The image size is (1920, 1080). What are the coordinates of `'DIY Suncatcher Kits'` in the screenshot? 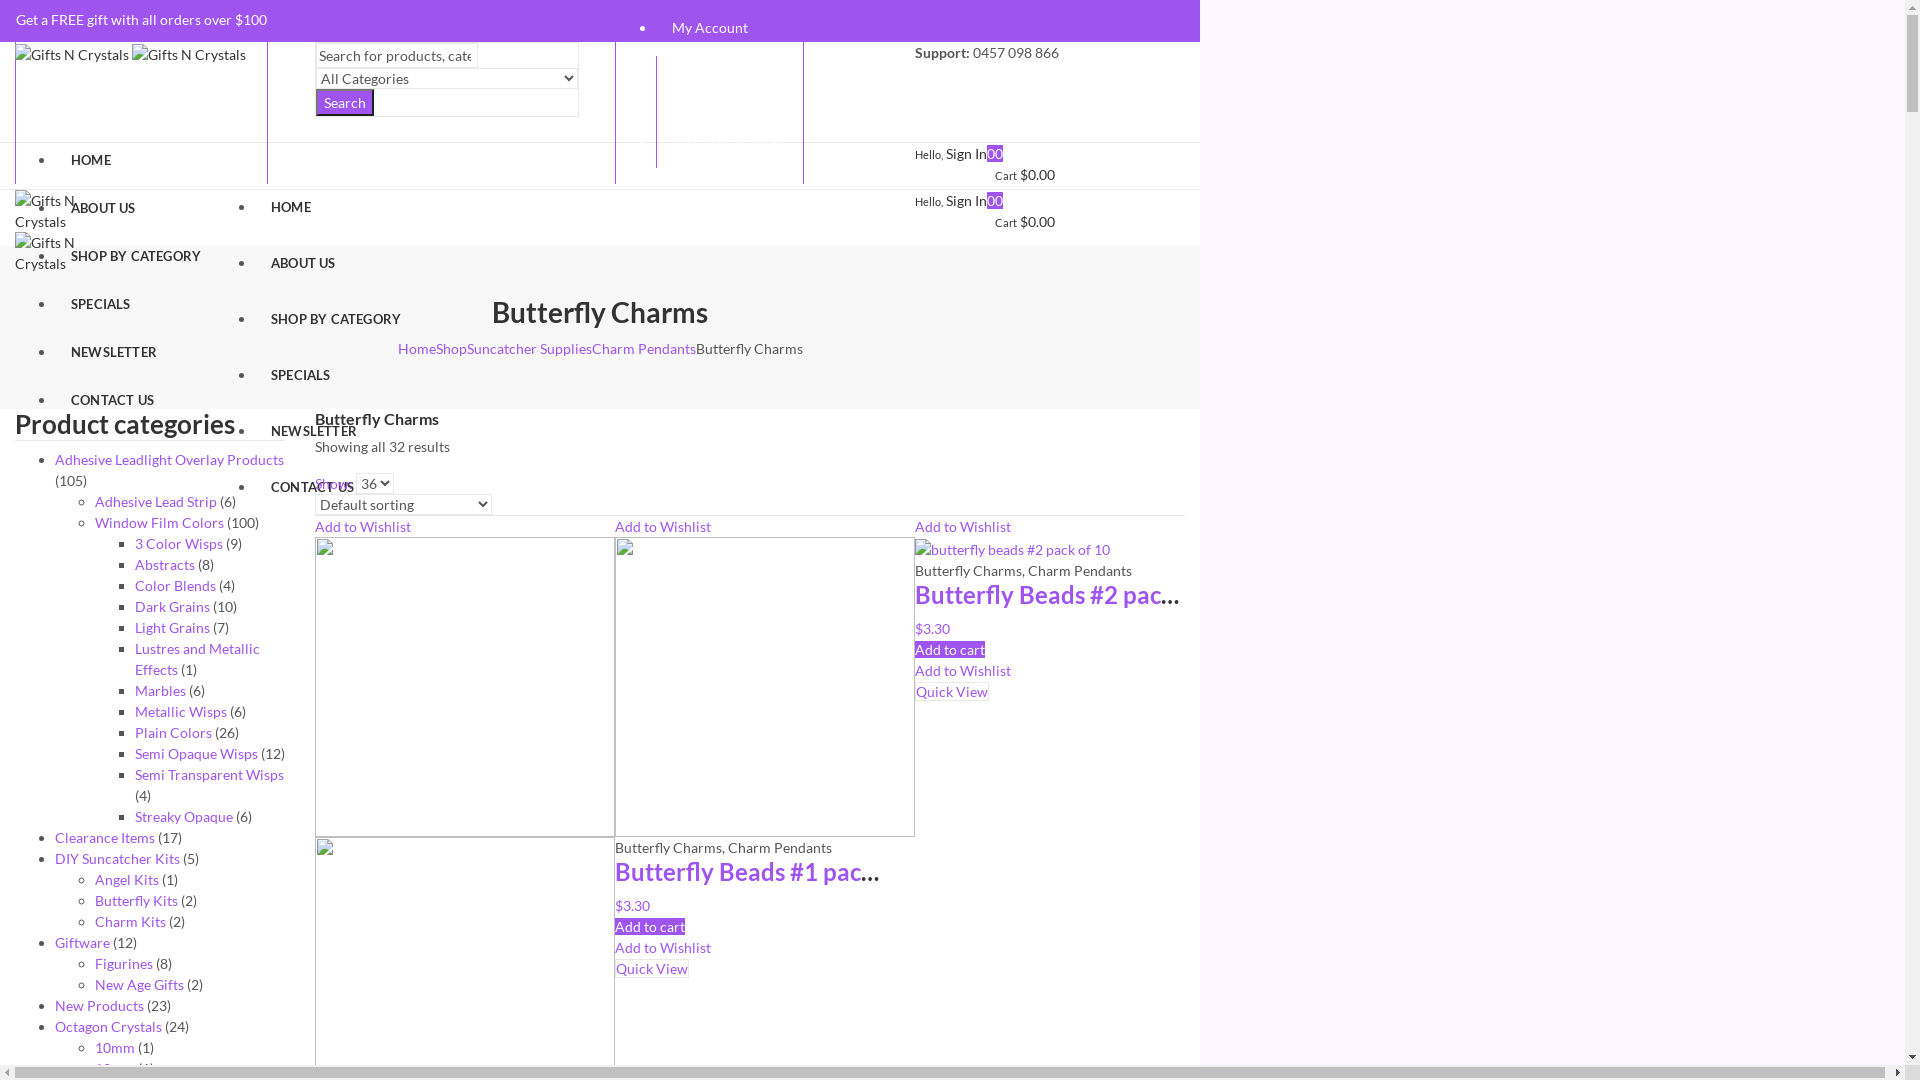 It's located at (116, 857).